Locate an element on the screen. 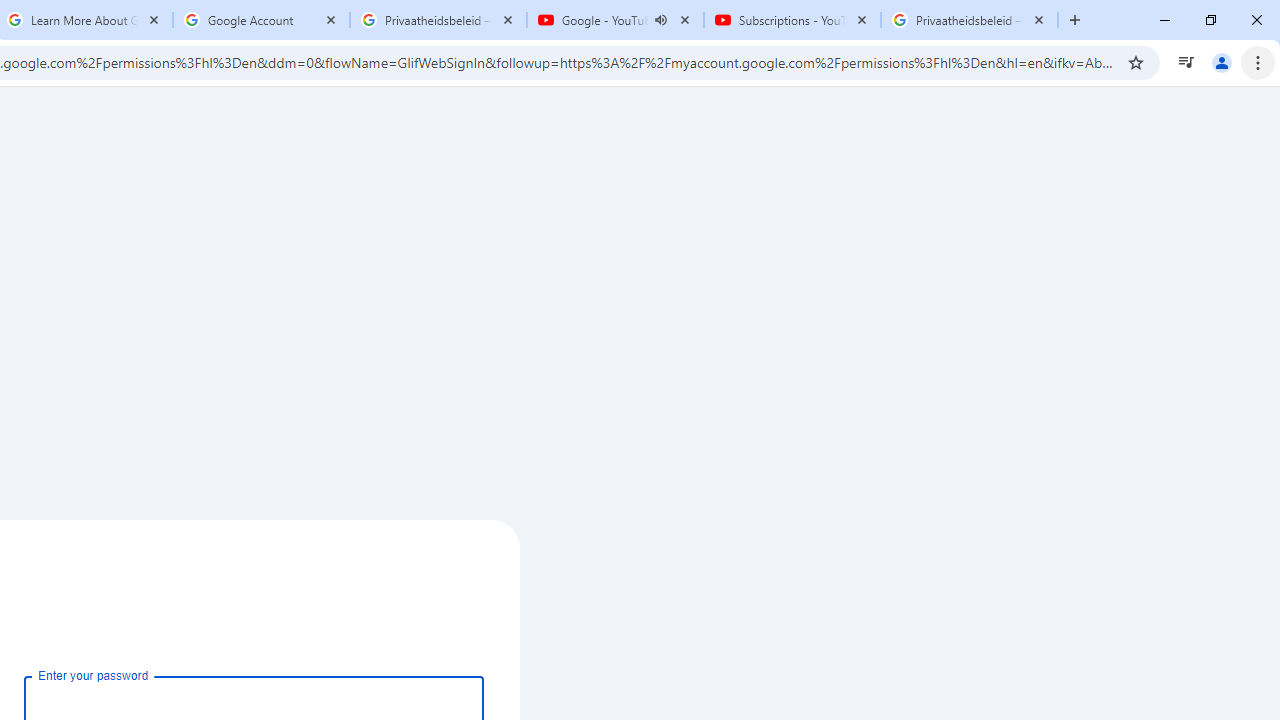 Image resolution: width=1280 pixels, height=720 pixels. 'Subscriptions - YouTube' is located at coordinates (791, 20).